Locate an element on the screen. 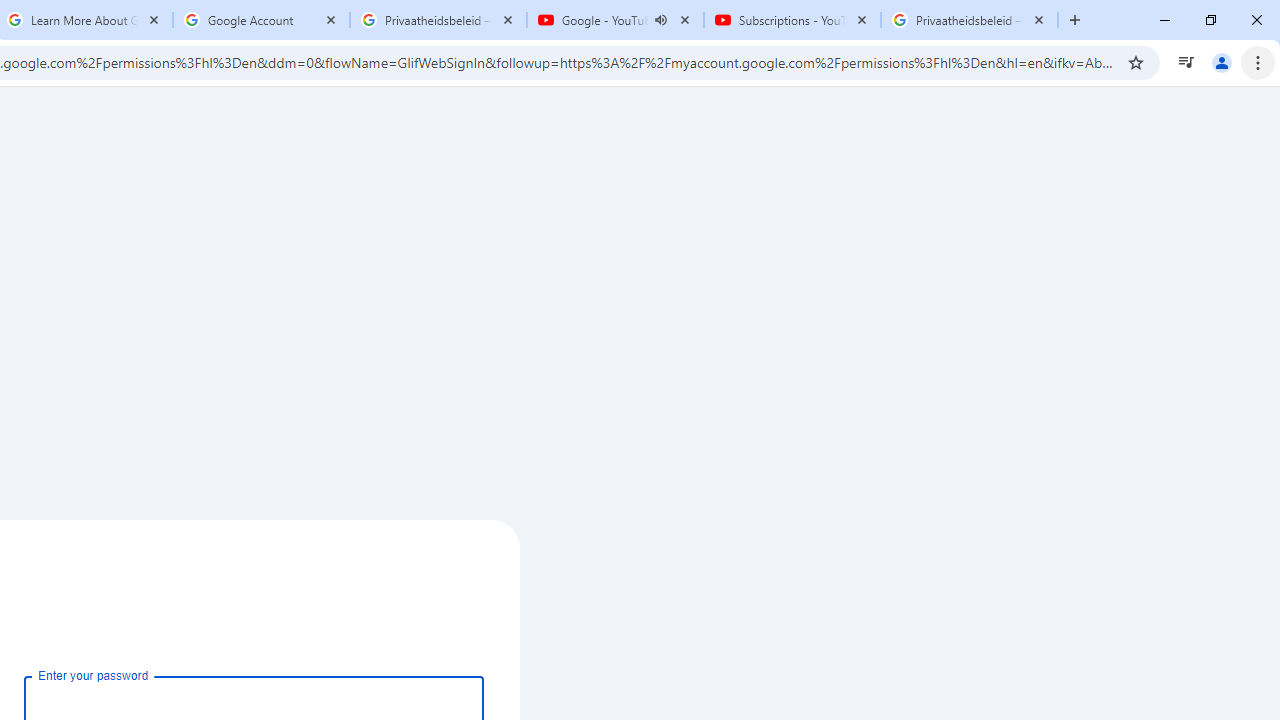 Image resolution: width=1280 pixels, height=720 pixels. 'Subscriptions - YouTube' is located at coordinates (791, 20).